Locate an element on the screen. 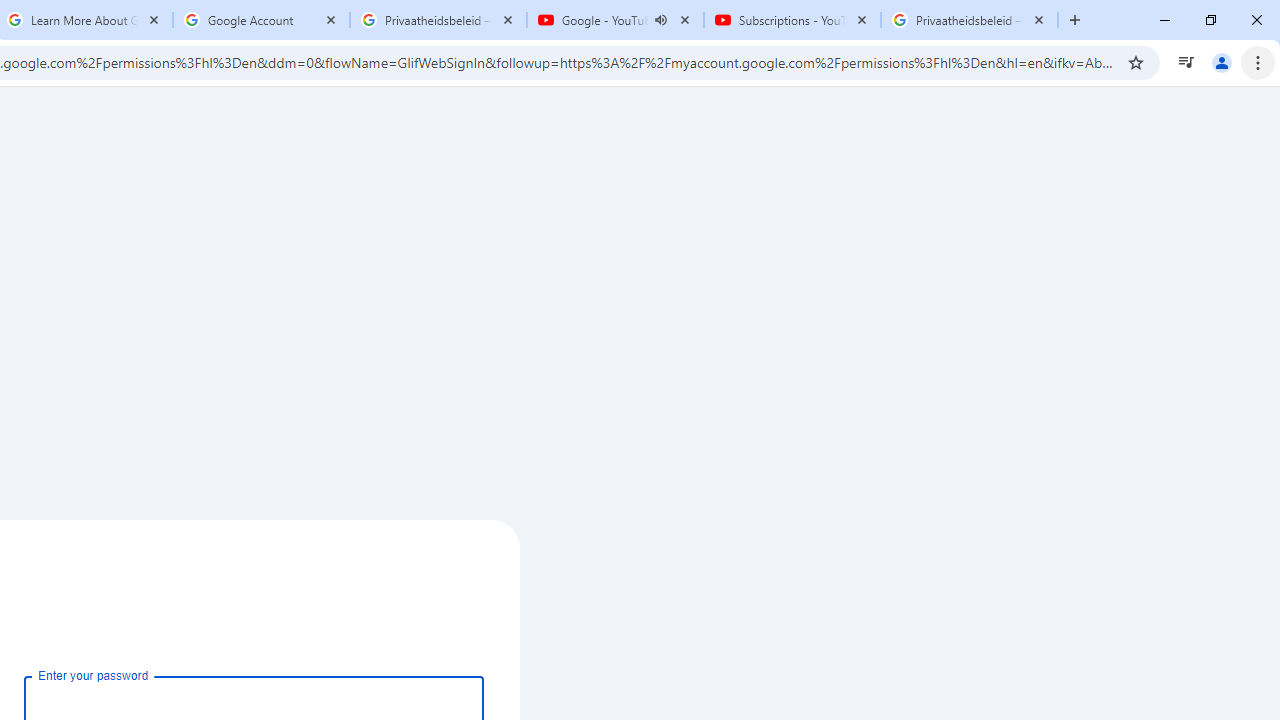 Image resolution: width=1280 pixels, height=720 pixels. 'Subscriptions - YouTube' is located at coordinates (791, 20).